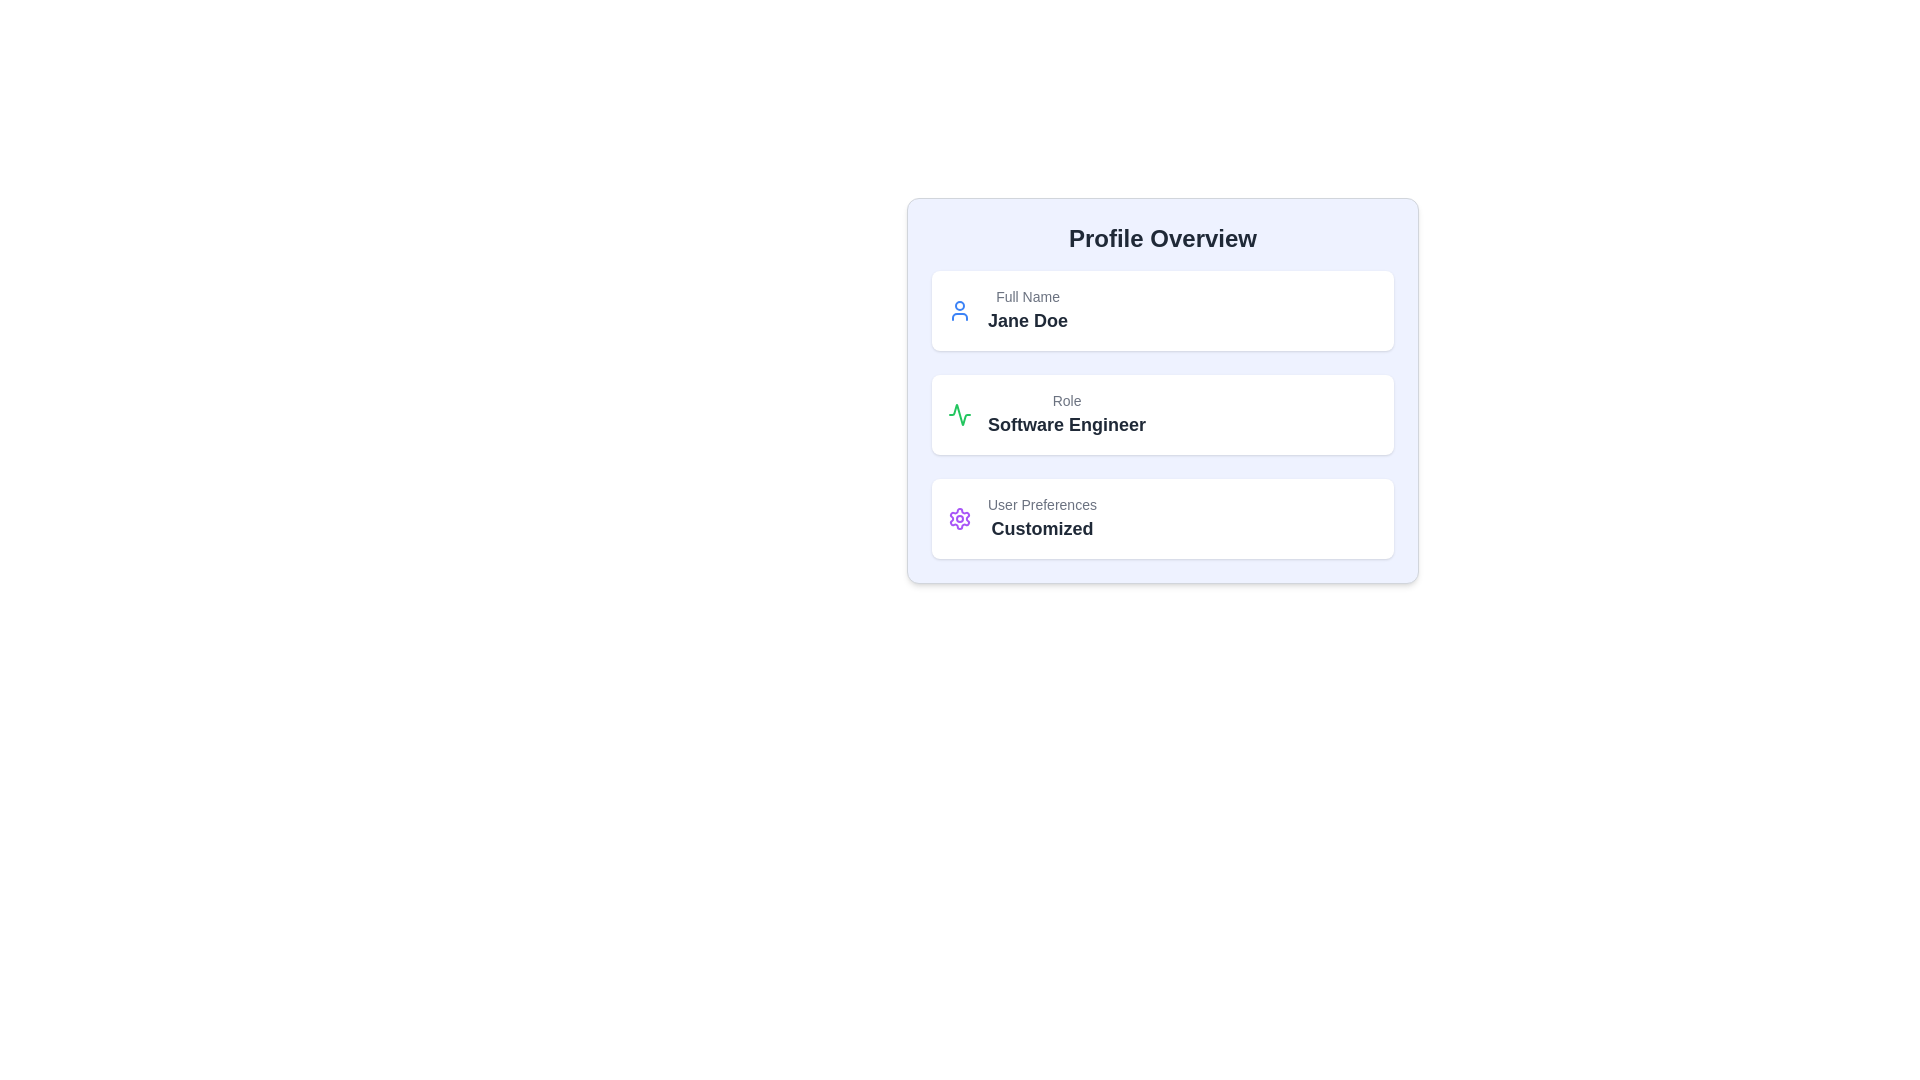 Image resolution: width=1920 pixels, height=1080 pixels. I want to click on the text block labeled 'Software Engineer' to copy the text, so click(1065, 414).